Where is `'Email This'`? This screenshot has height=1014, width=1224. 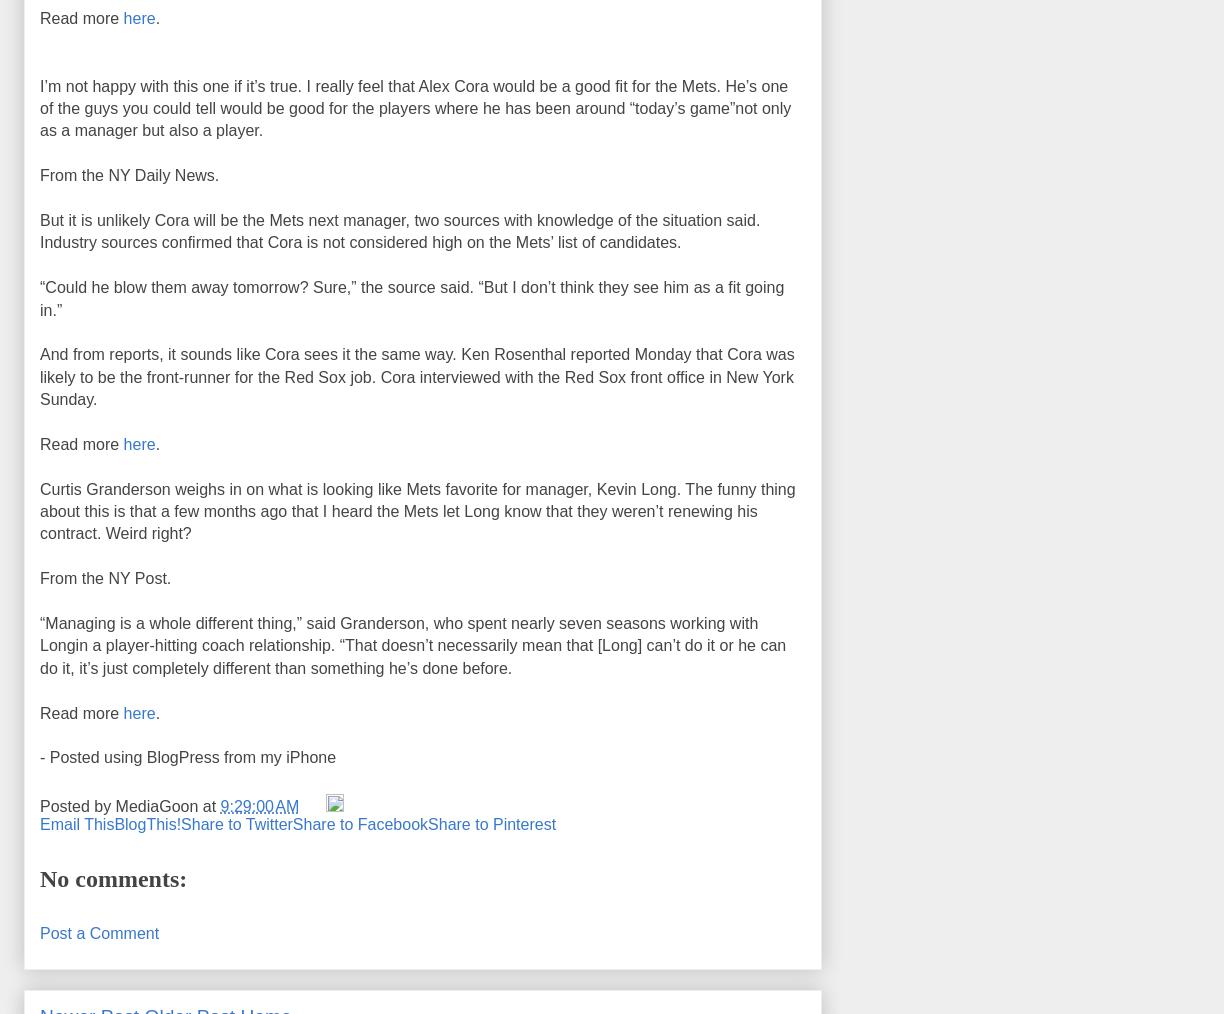
'Email This' is located at coordinates (76, 823).